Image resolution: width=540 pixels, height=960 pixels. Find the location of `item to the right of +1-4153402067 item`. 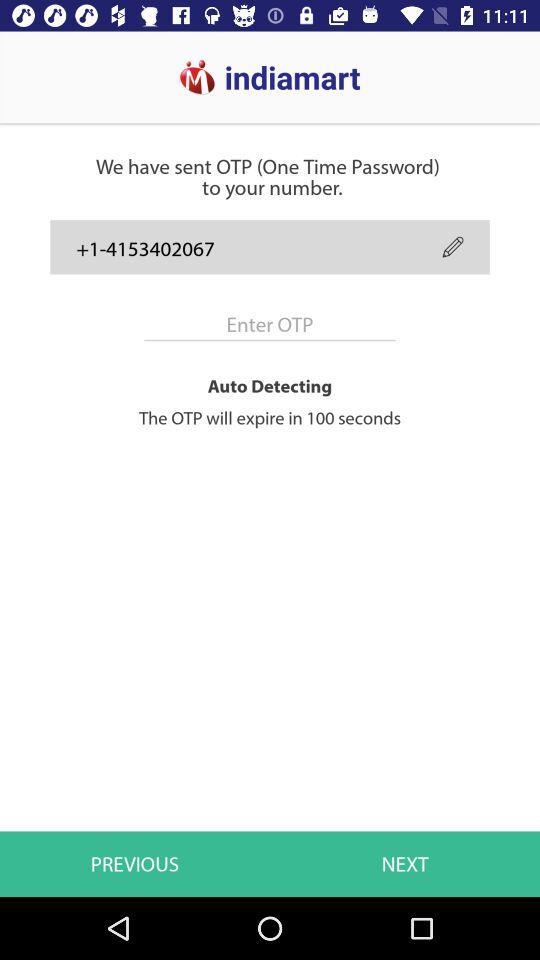

item to the right of +1-4153402067 item is located at coordinates (453, 246).